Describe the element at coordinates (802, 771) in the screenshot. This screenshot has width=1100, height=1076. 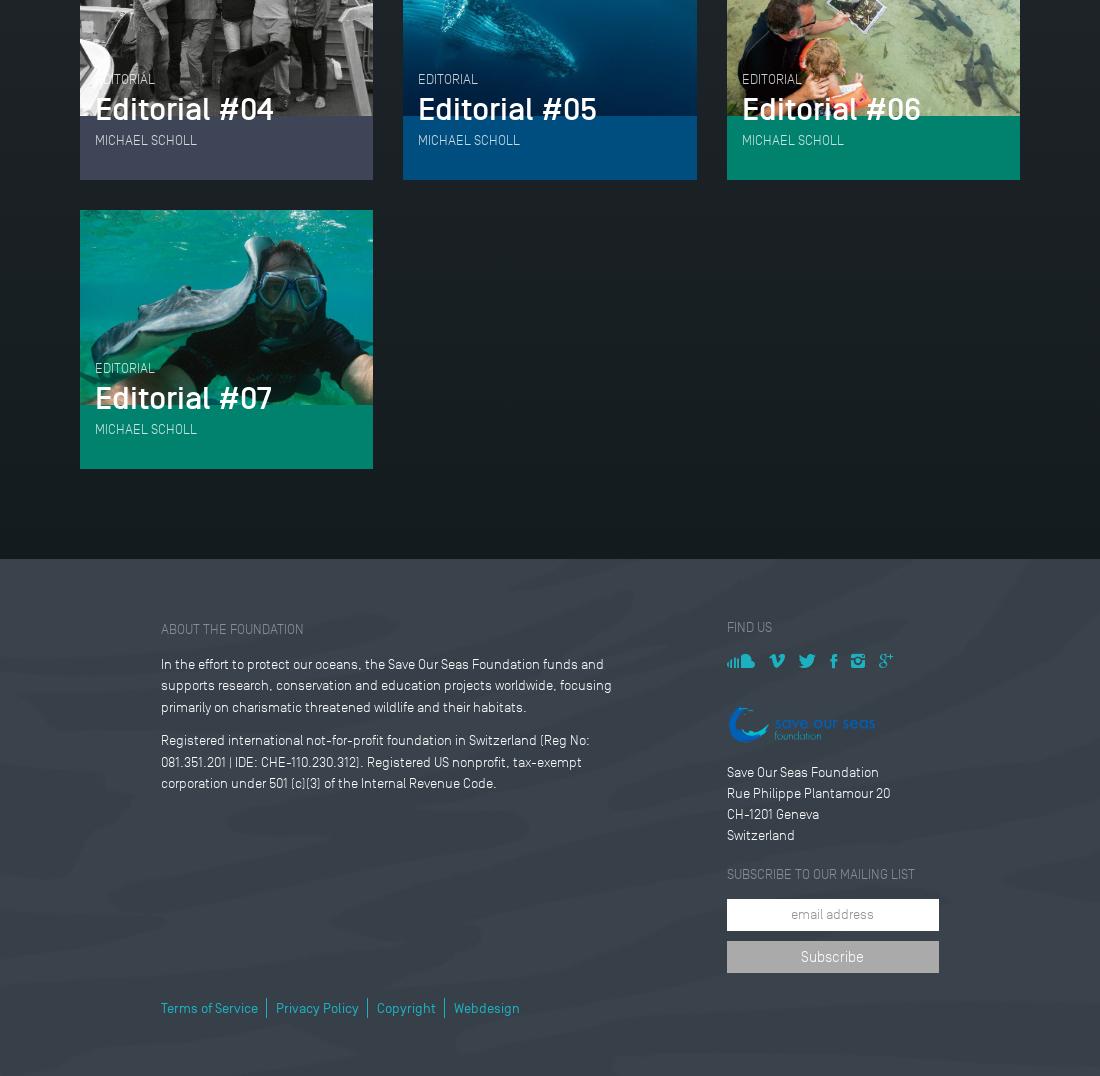
I see `'Save Our Seas Foundation'` at that location.